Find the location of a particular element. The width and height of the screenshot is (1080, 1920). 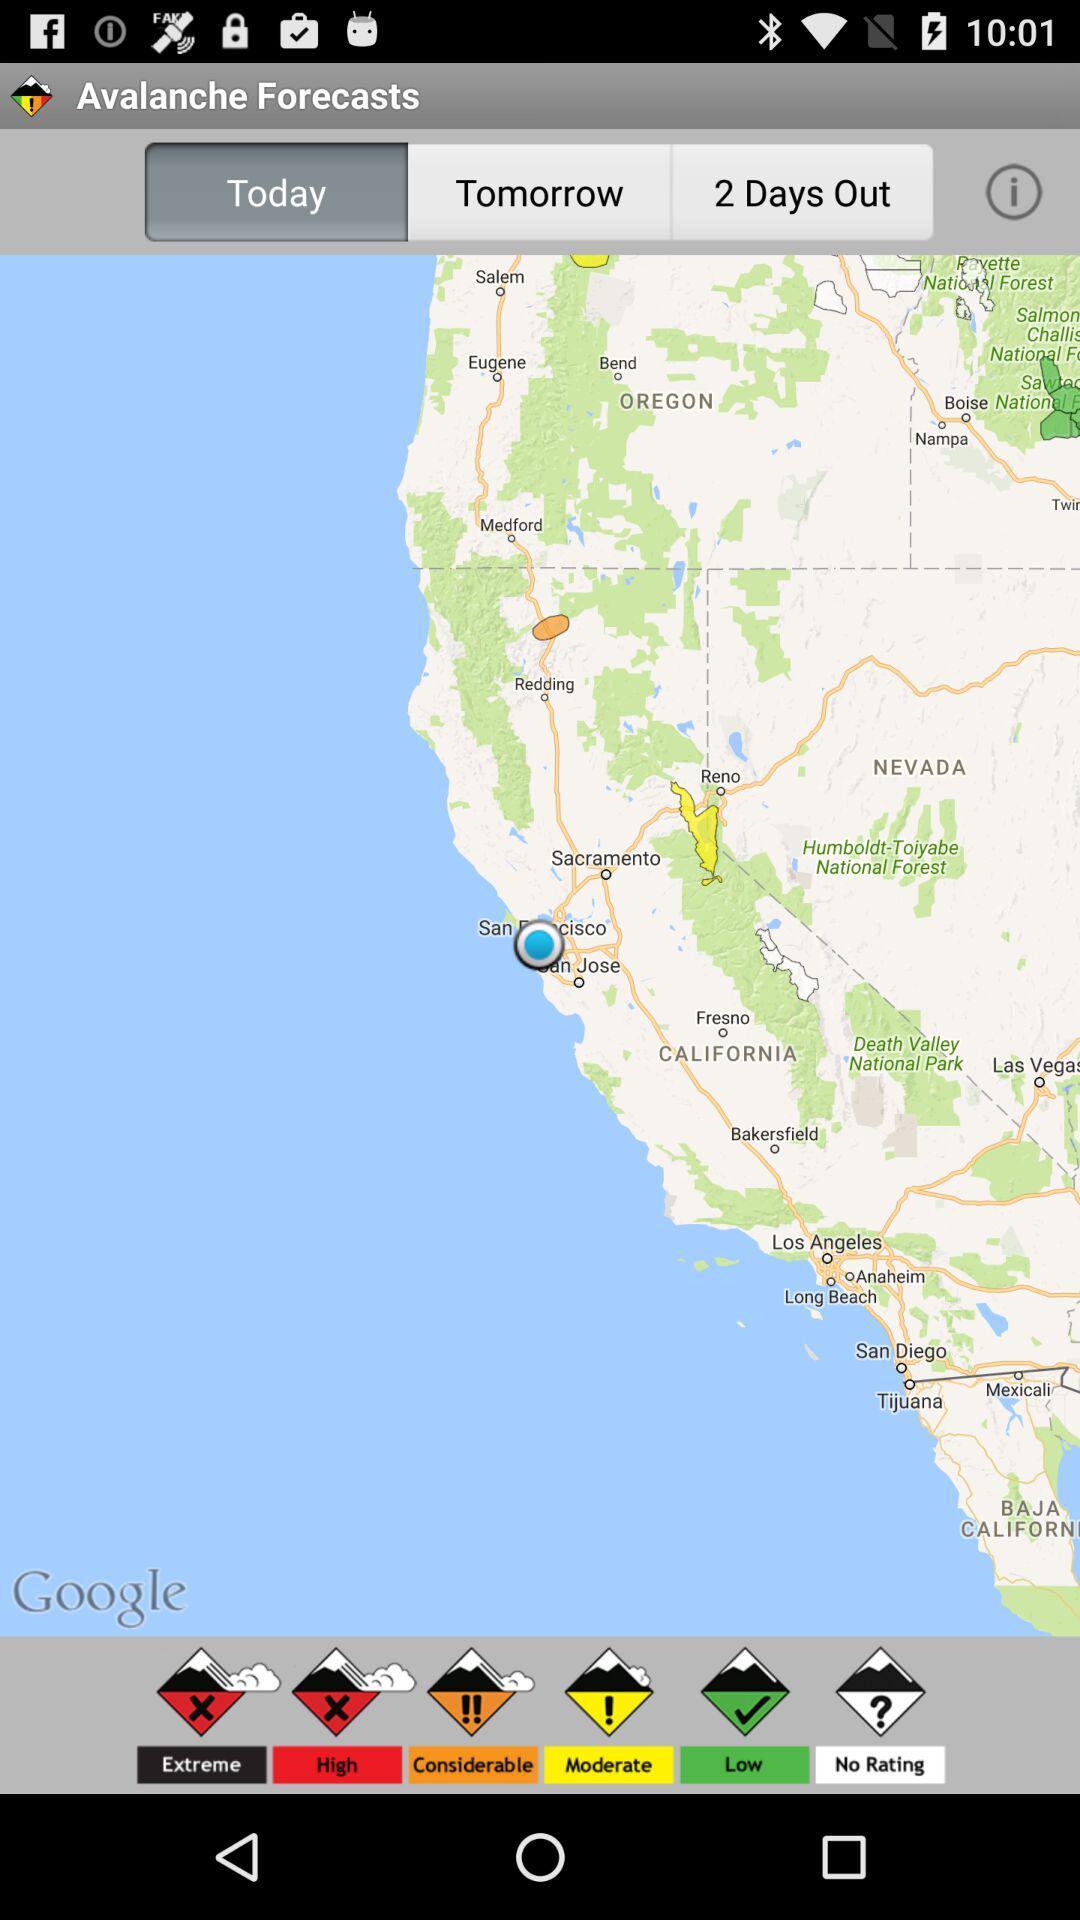

the info icon is located at coordinates (1014, 205).